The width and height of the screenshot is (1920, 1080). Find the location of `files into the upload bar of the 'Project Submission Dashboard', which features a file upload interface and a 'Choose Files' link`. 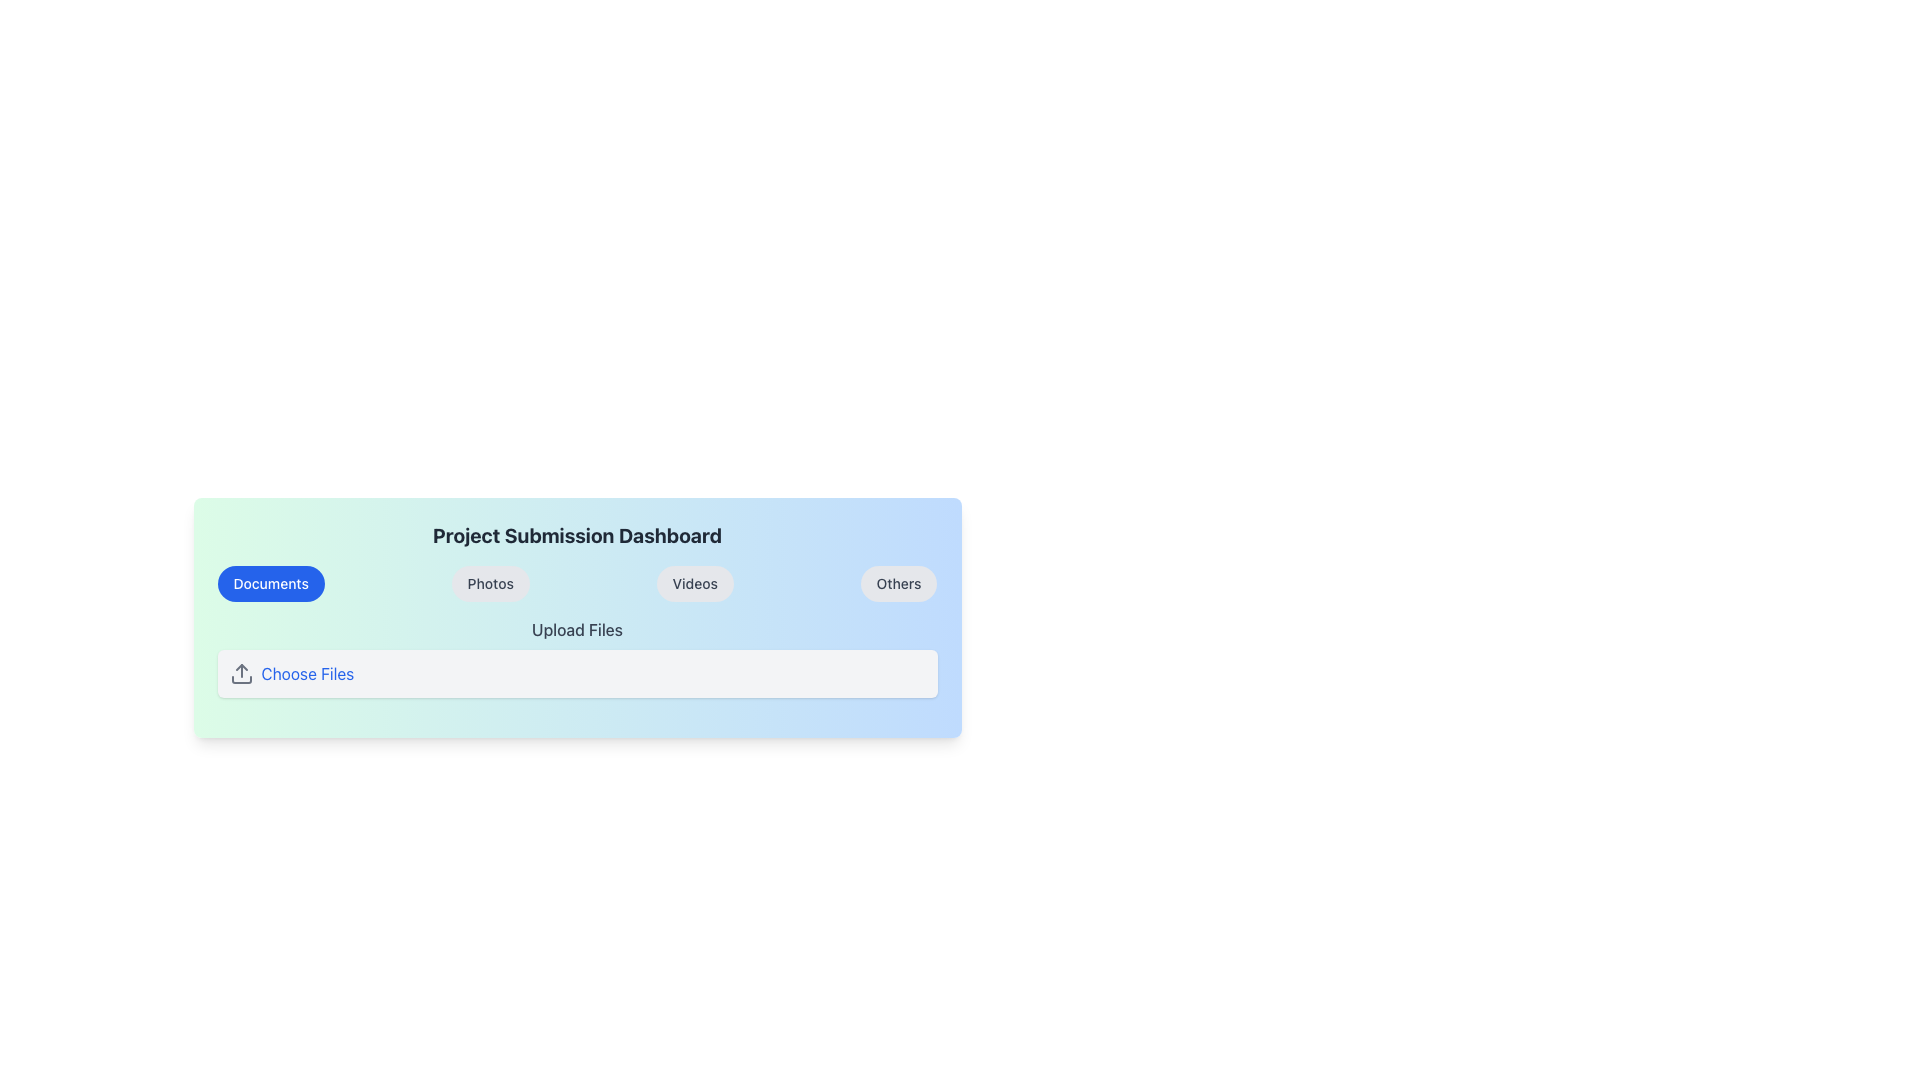

files into the upload bar of the 'Project Submission Dashboard', which features a file upload interface and a 'Choose Files' link is located at coordinates (576, 616).